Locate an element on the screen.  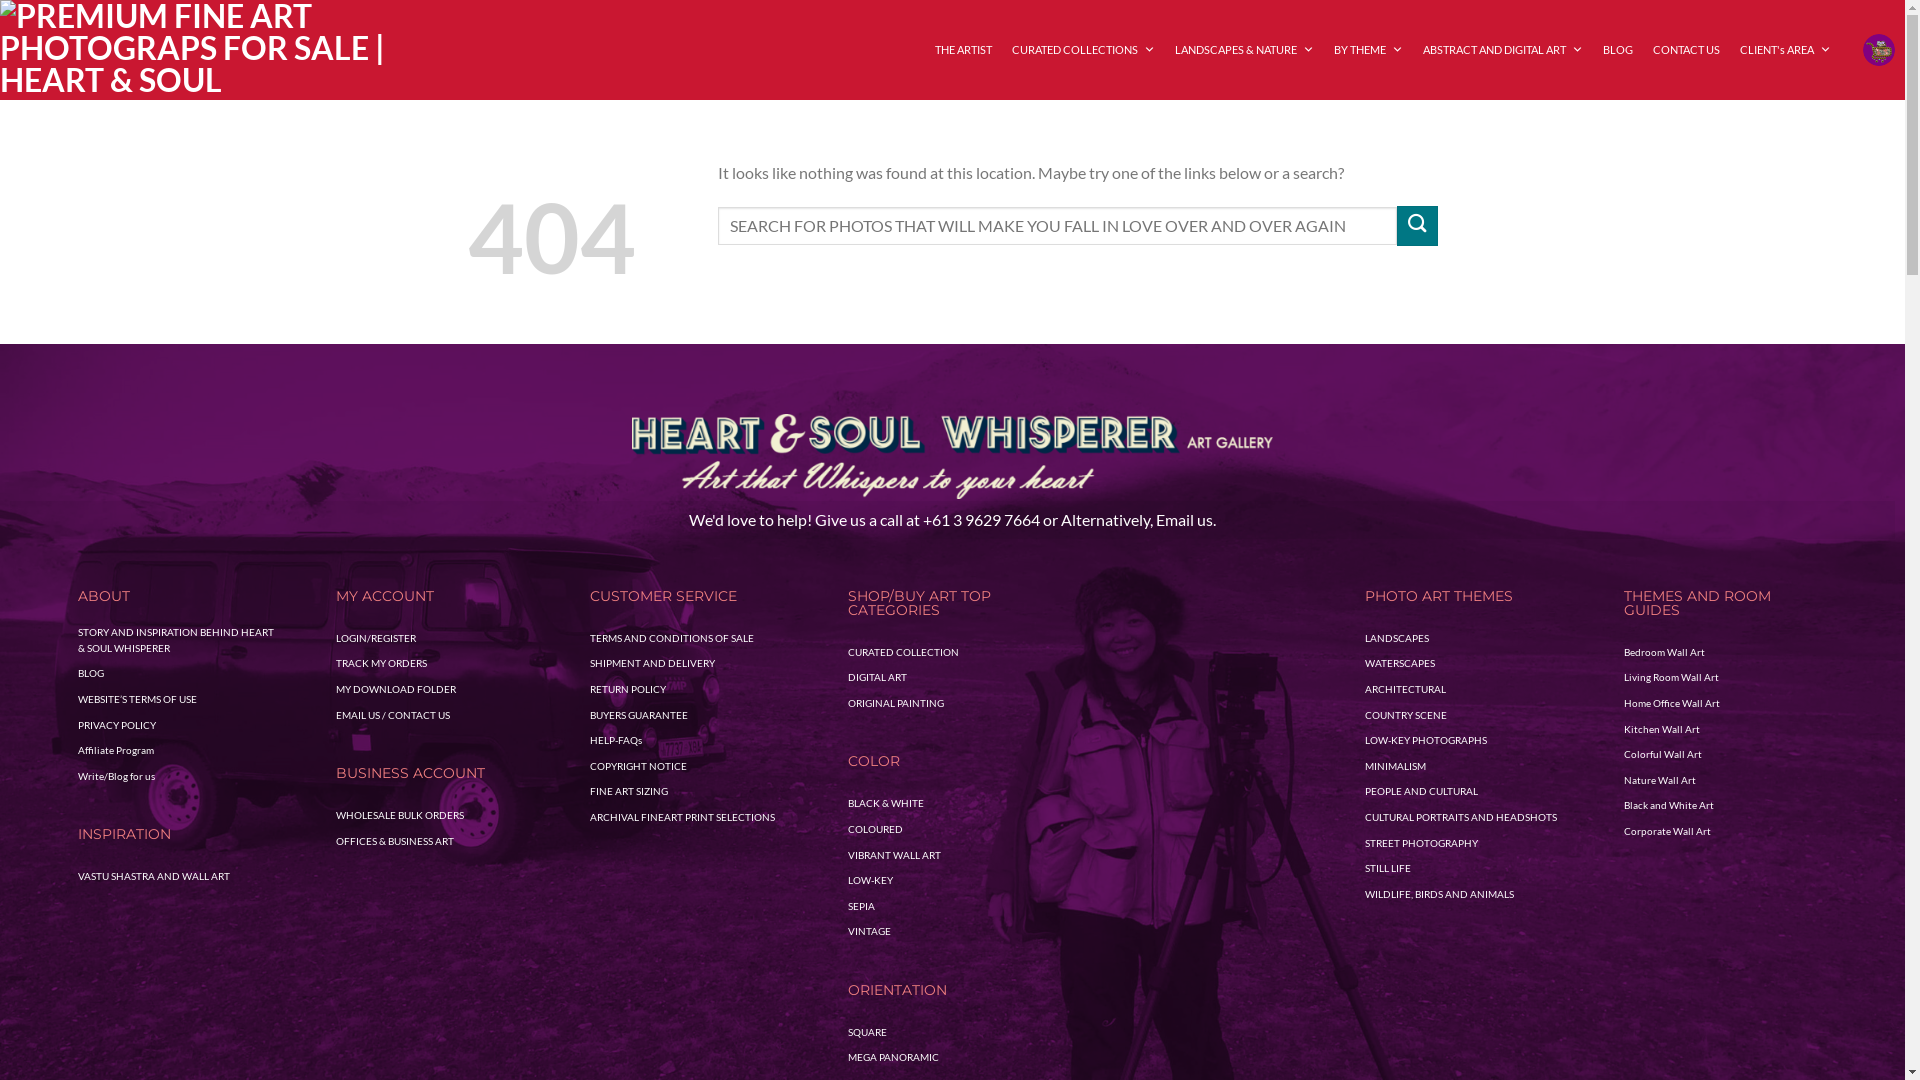
'SEPIA' is located at coordinates (861, 906).